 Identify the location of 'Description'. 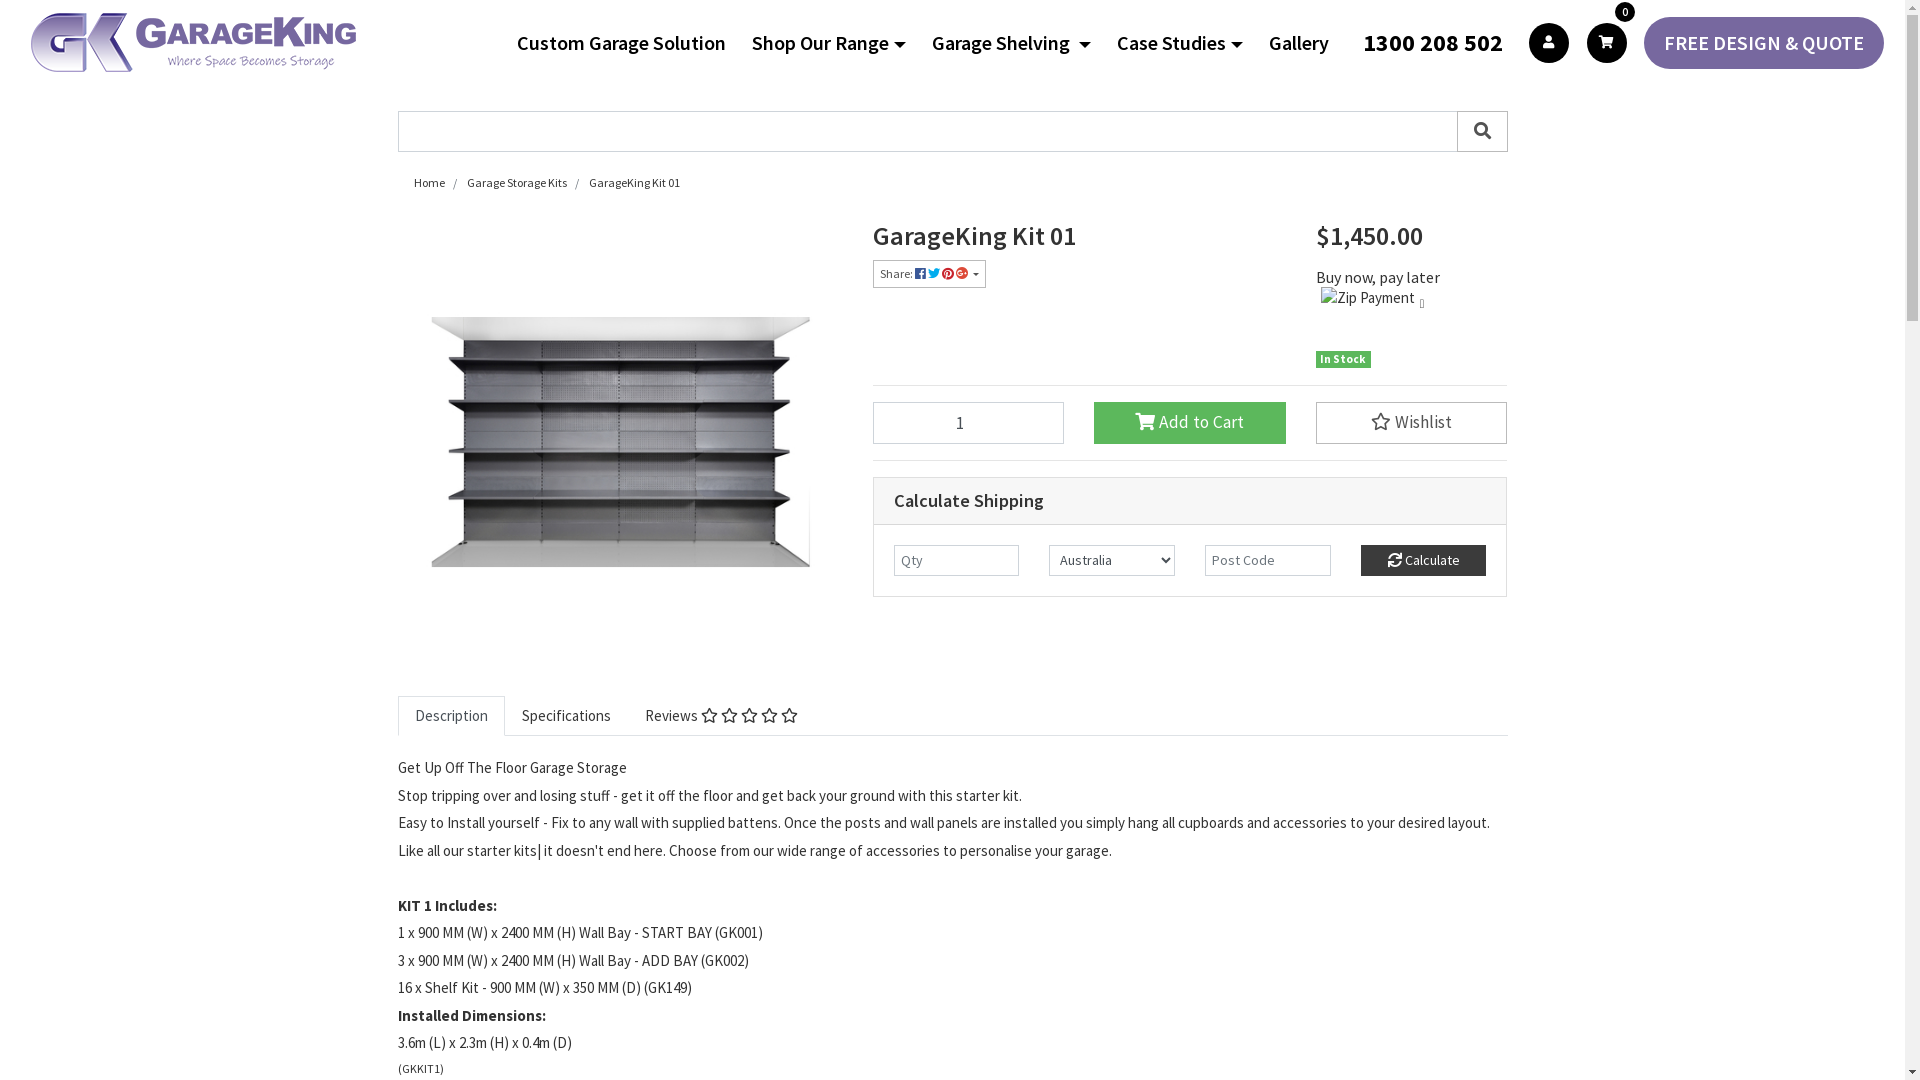
(450, 715).